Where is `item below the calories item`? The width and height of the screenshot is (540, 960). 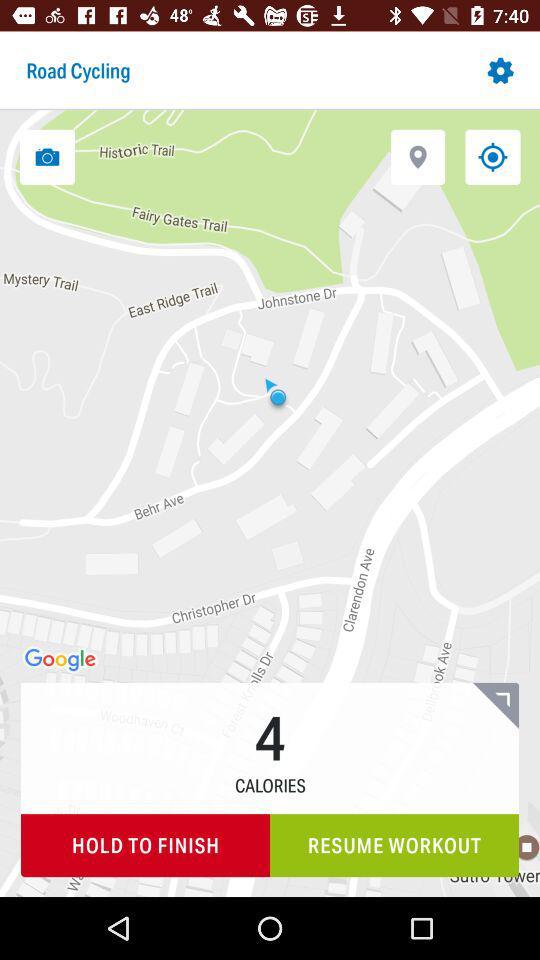 item below the calories item is located at coordinates (144, 844).